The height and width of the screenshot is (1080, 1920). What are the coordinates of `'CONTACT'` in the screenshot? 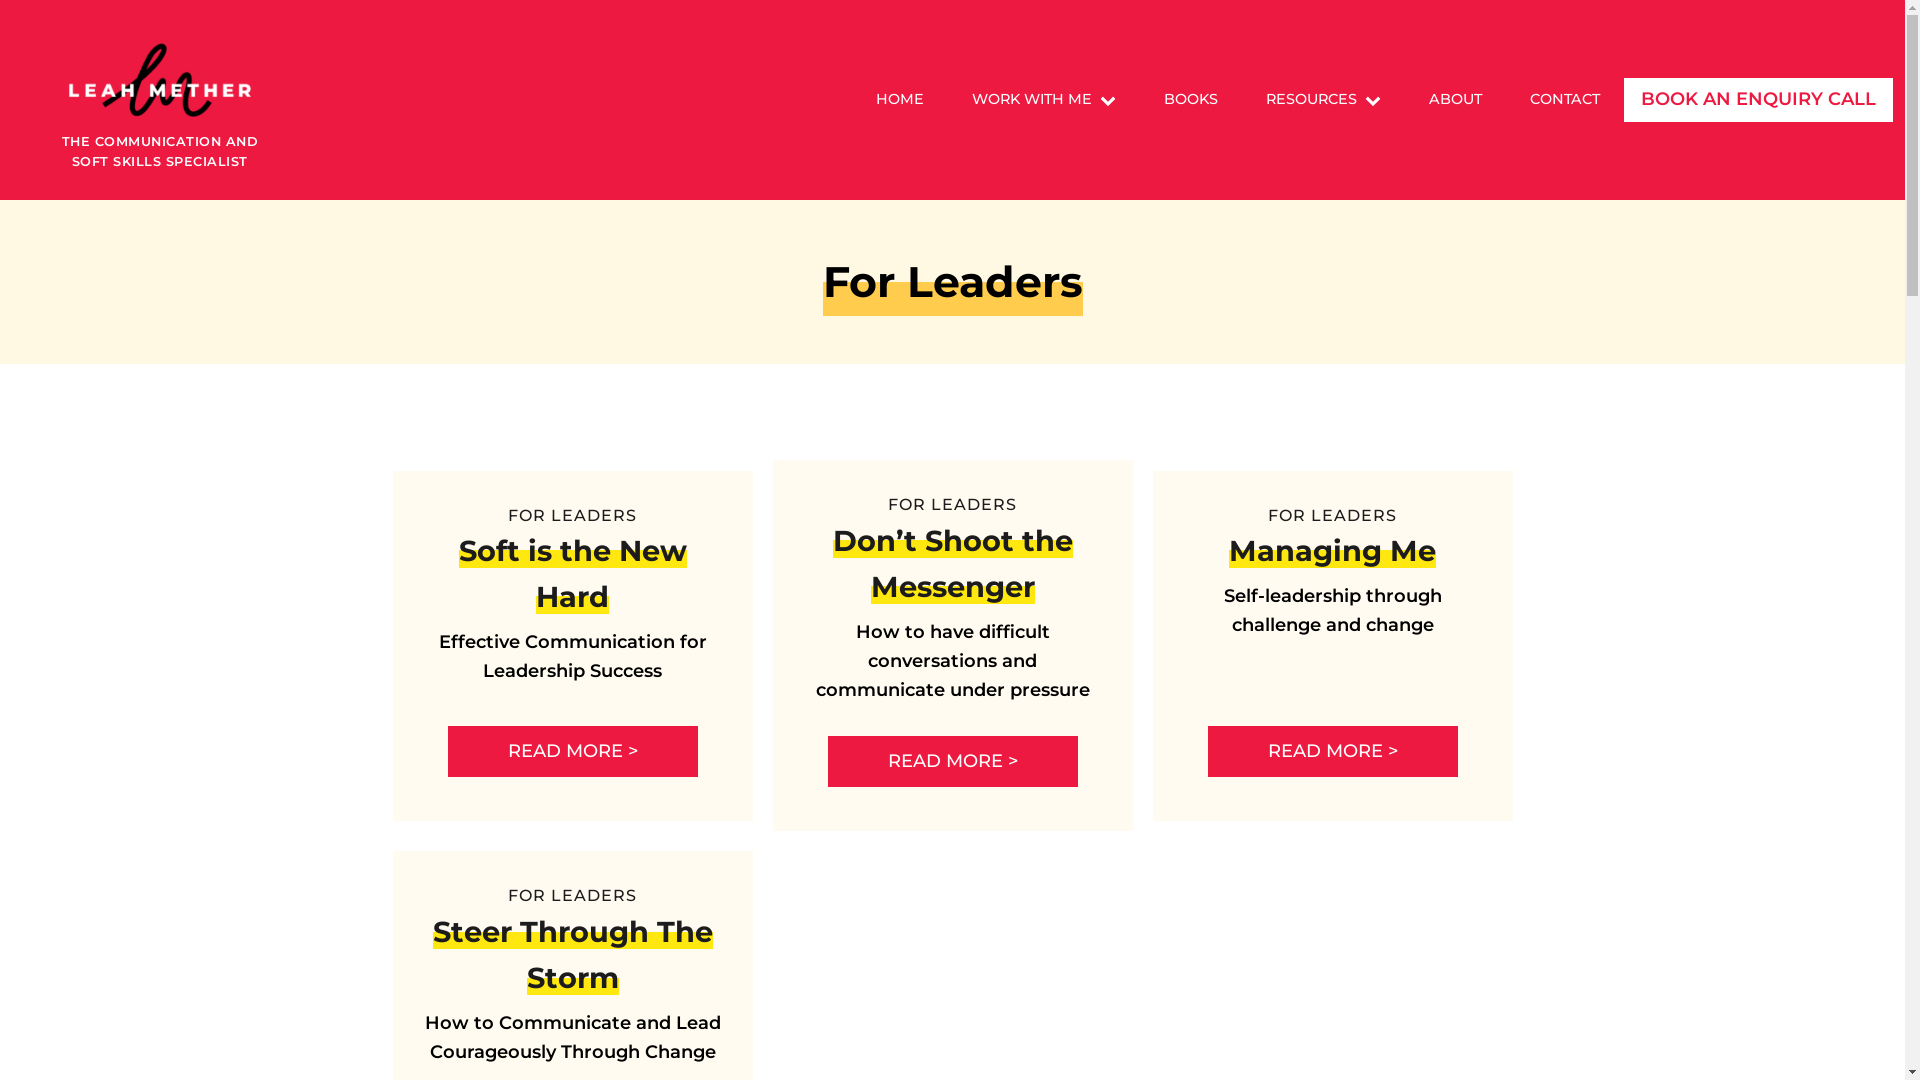 It's located at (1563, 99).